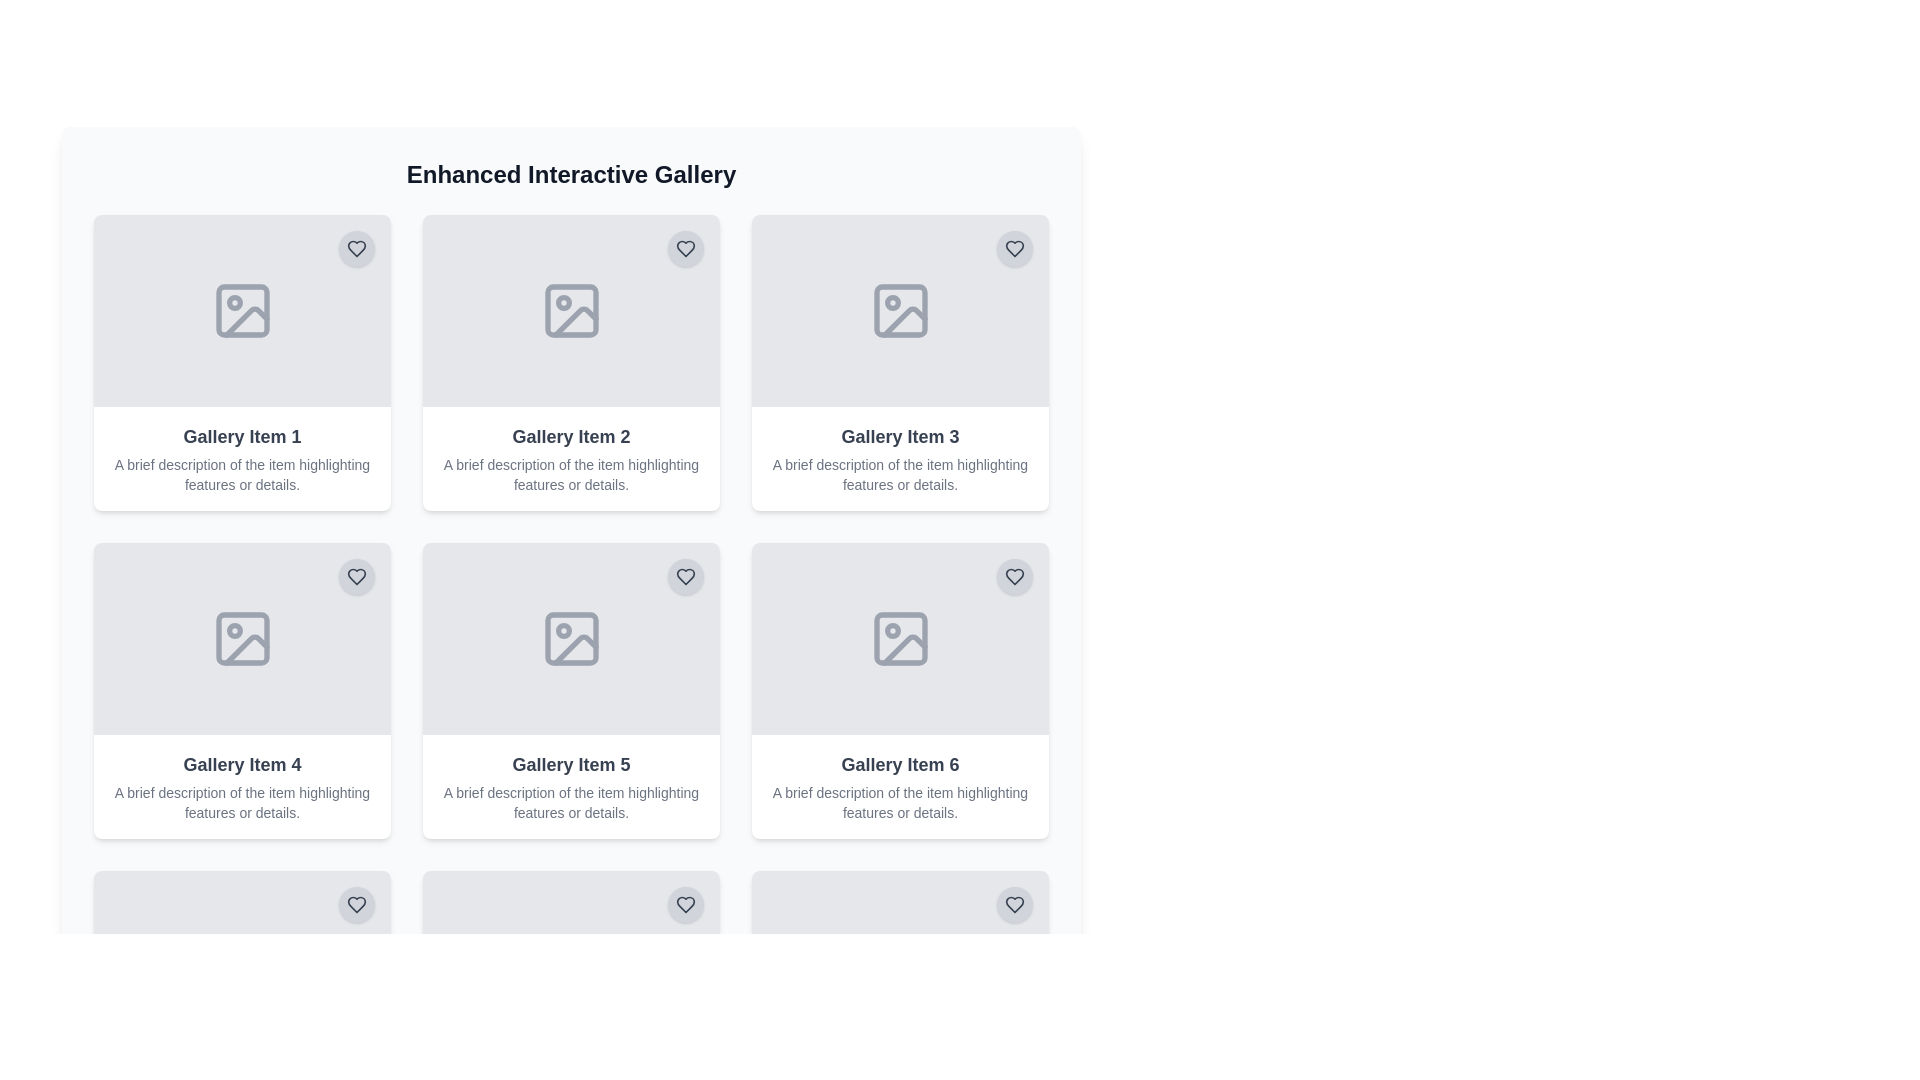 This screenshot has width=1920, height=1080. What do you see at coordinates (1014, 905) in the screenshot?
I see `the 'like' button located in the top-right corner of the sixth gallery card` at bounding box center [1014, 905].